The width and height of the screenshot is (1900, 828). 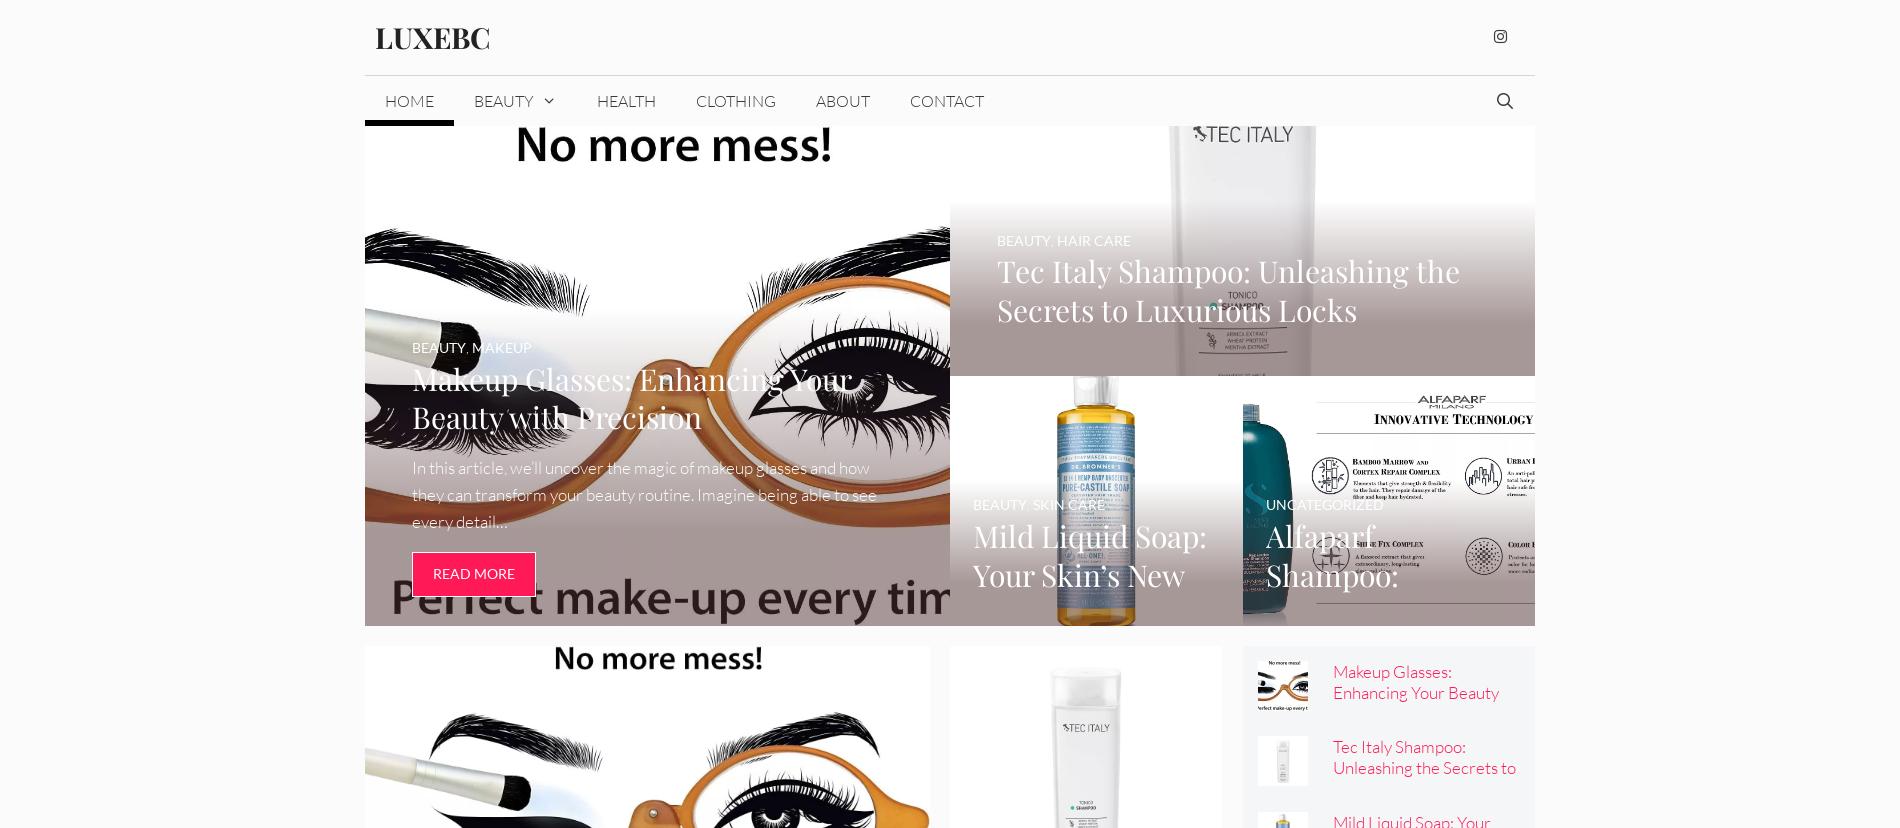 I want to click on 'LUXEBC', so click(x=431, y=36).